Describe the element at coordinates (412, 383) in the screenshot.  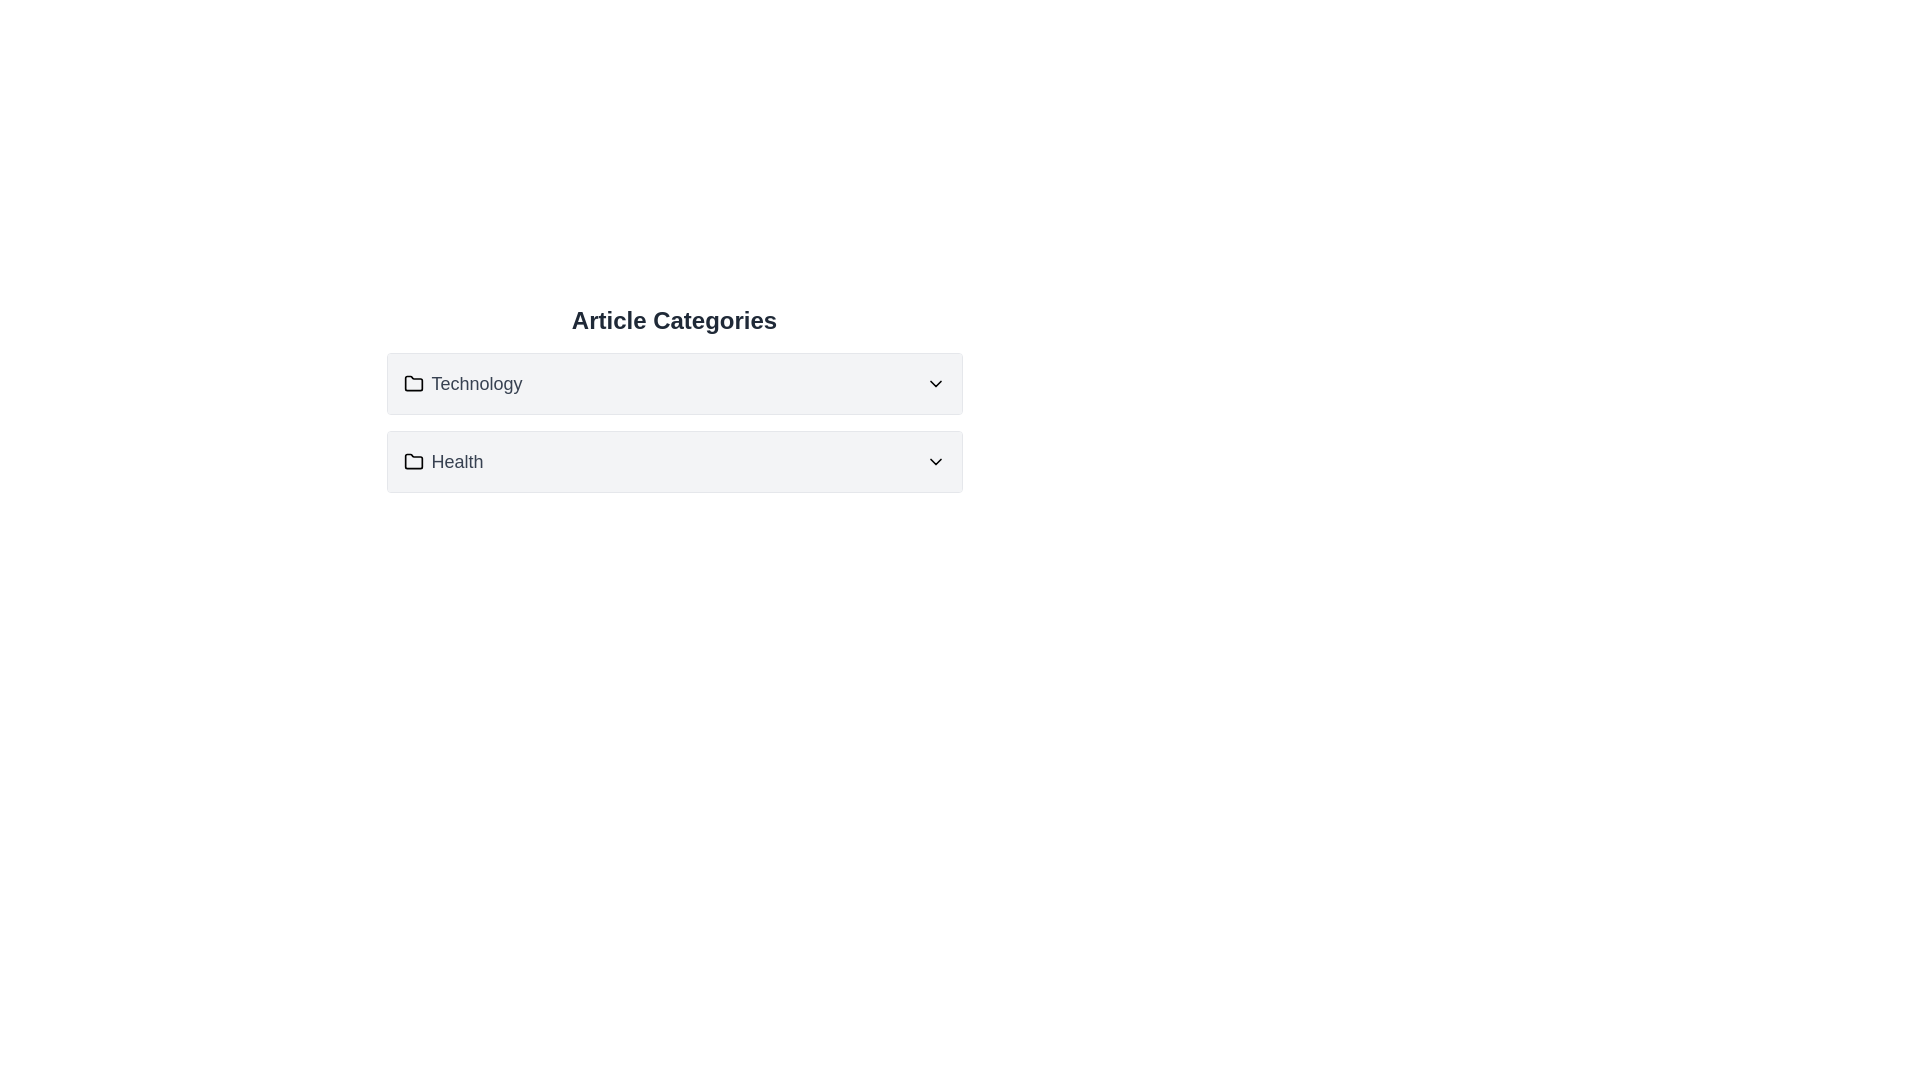
I see `the folder icon located in the 'Article Categories' section, which is styled with an outlined design and is the first icon before the 'Technology' category` at that location.